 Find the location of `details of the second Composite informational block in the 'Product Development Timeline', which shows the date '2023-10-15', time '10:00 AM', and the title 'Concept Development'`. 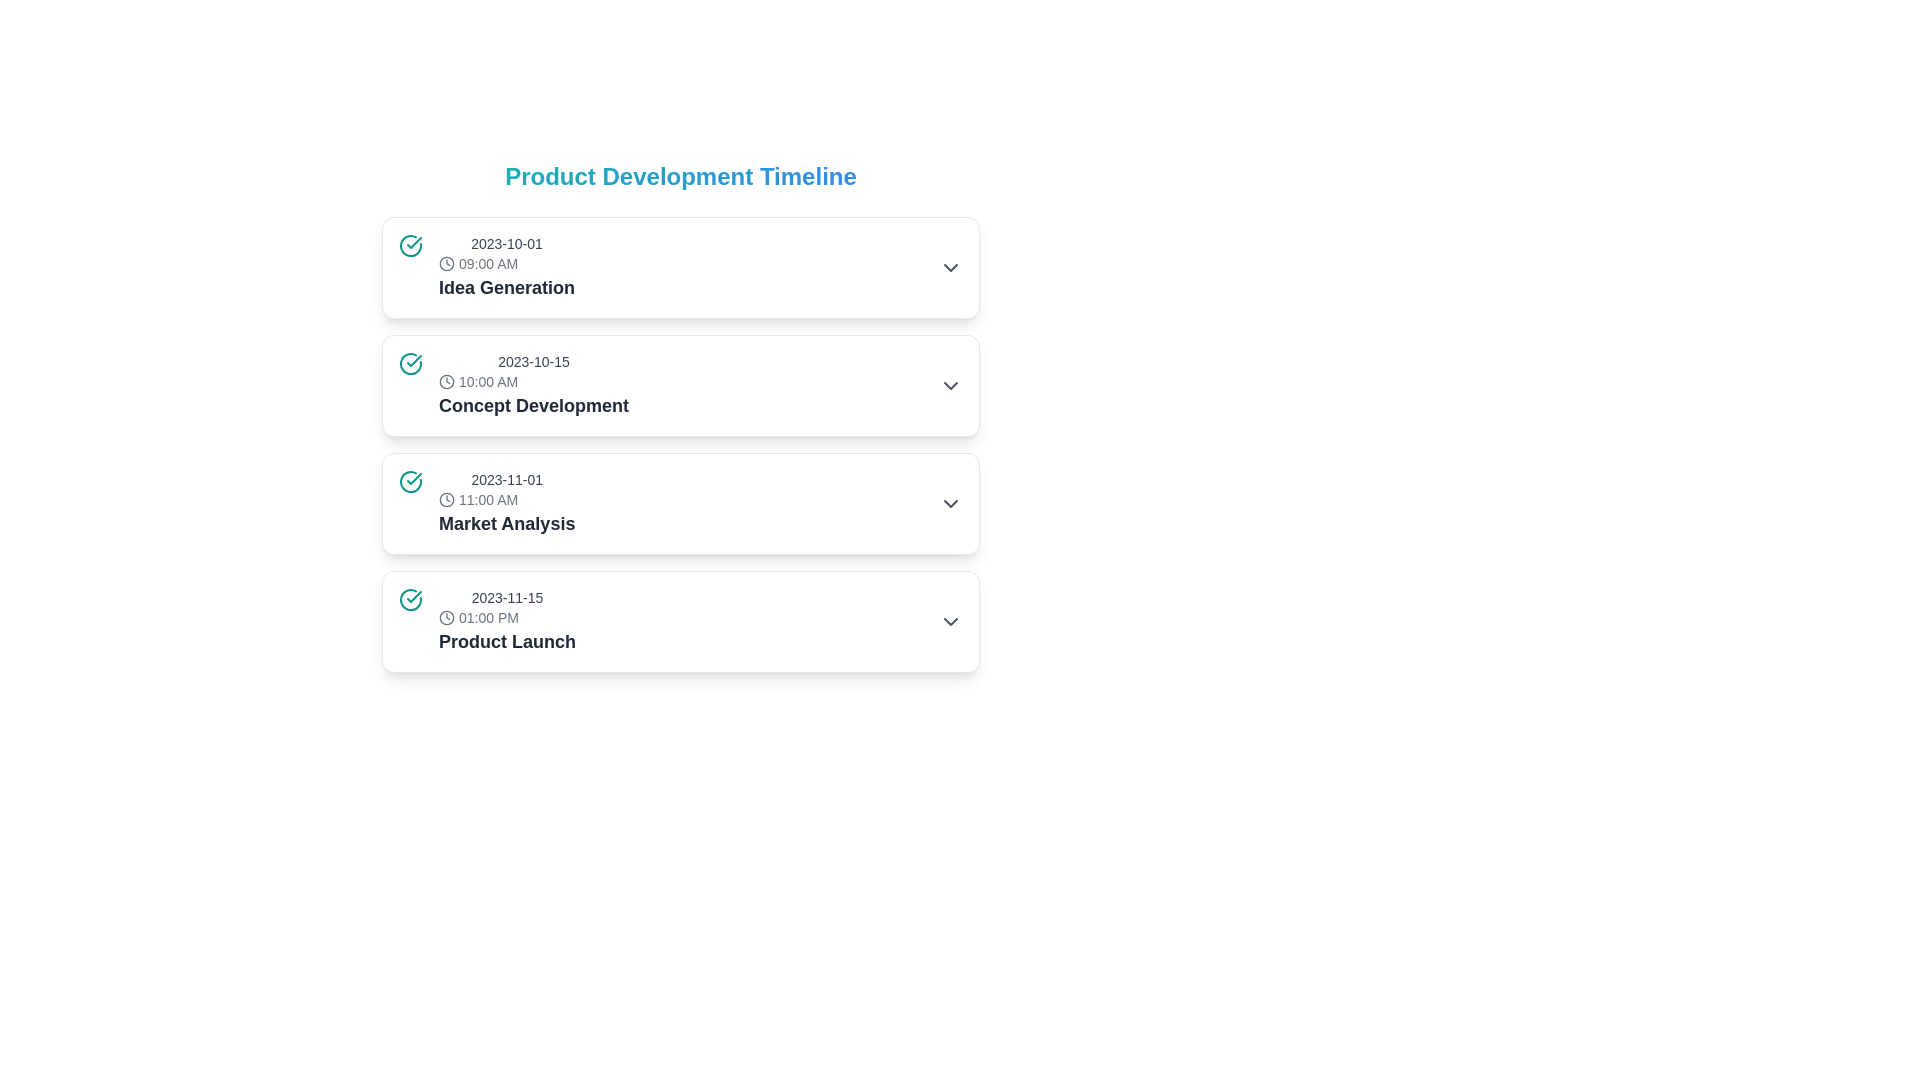

details of the second Composite informational block in the 'Product Development Timeline', which shows the date '2023-10-15', time '10:00 AM', and the title 'Concept Development' is located at coordinates (533, 385).